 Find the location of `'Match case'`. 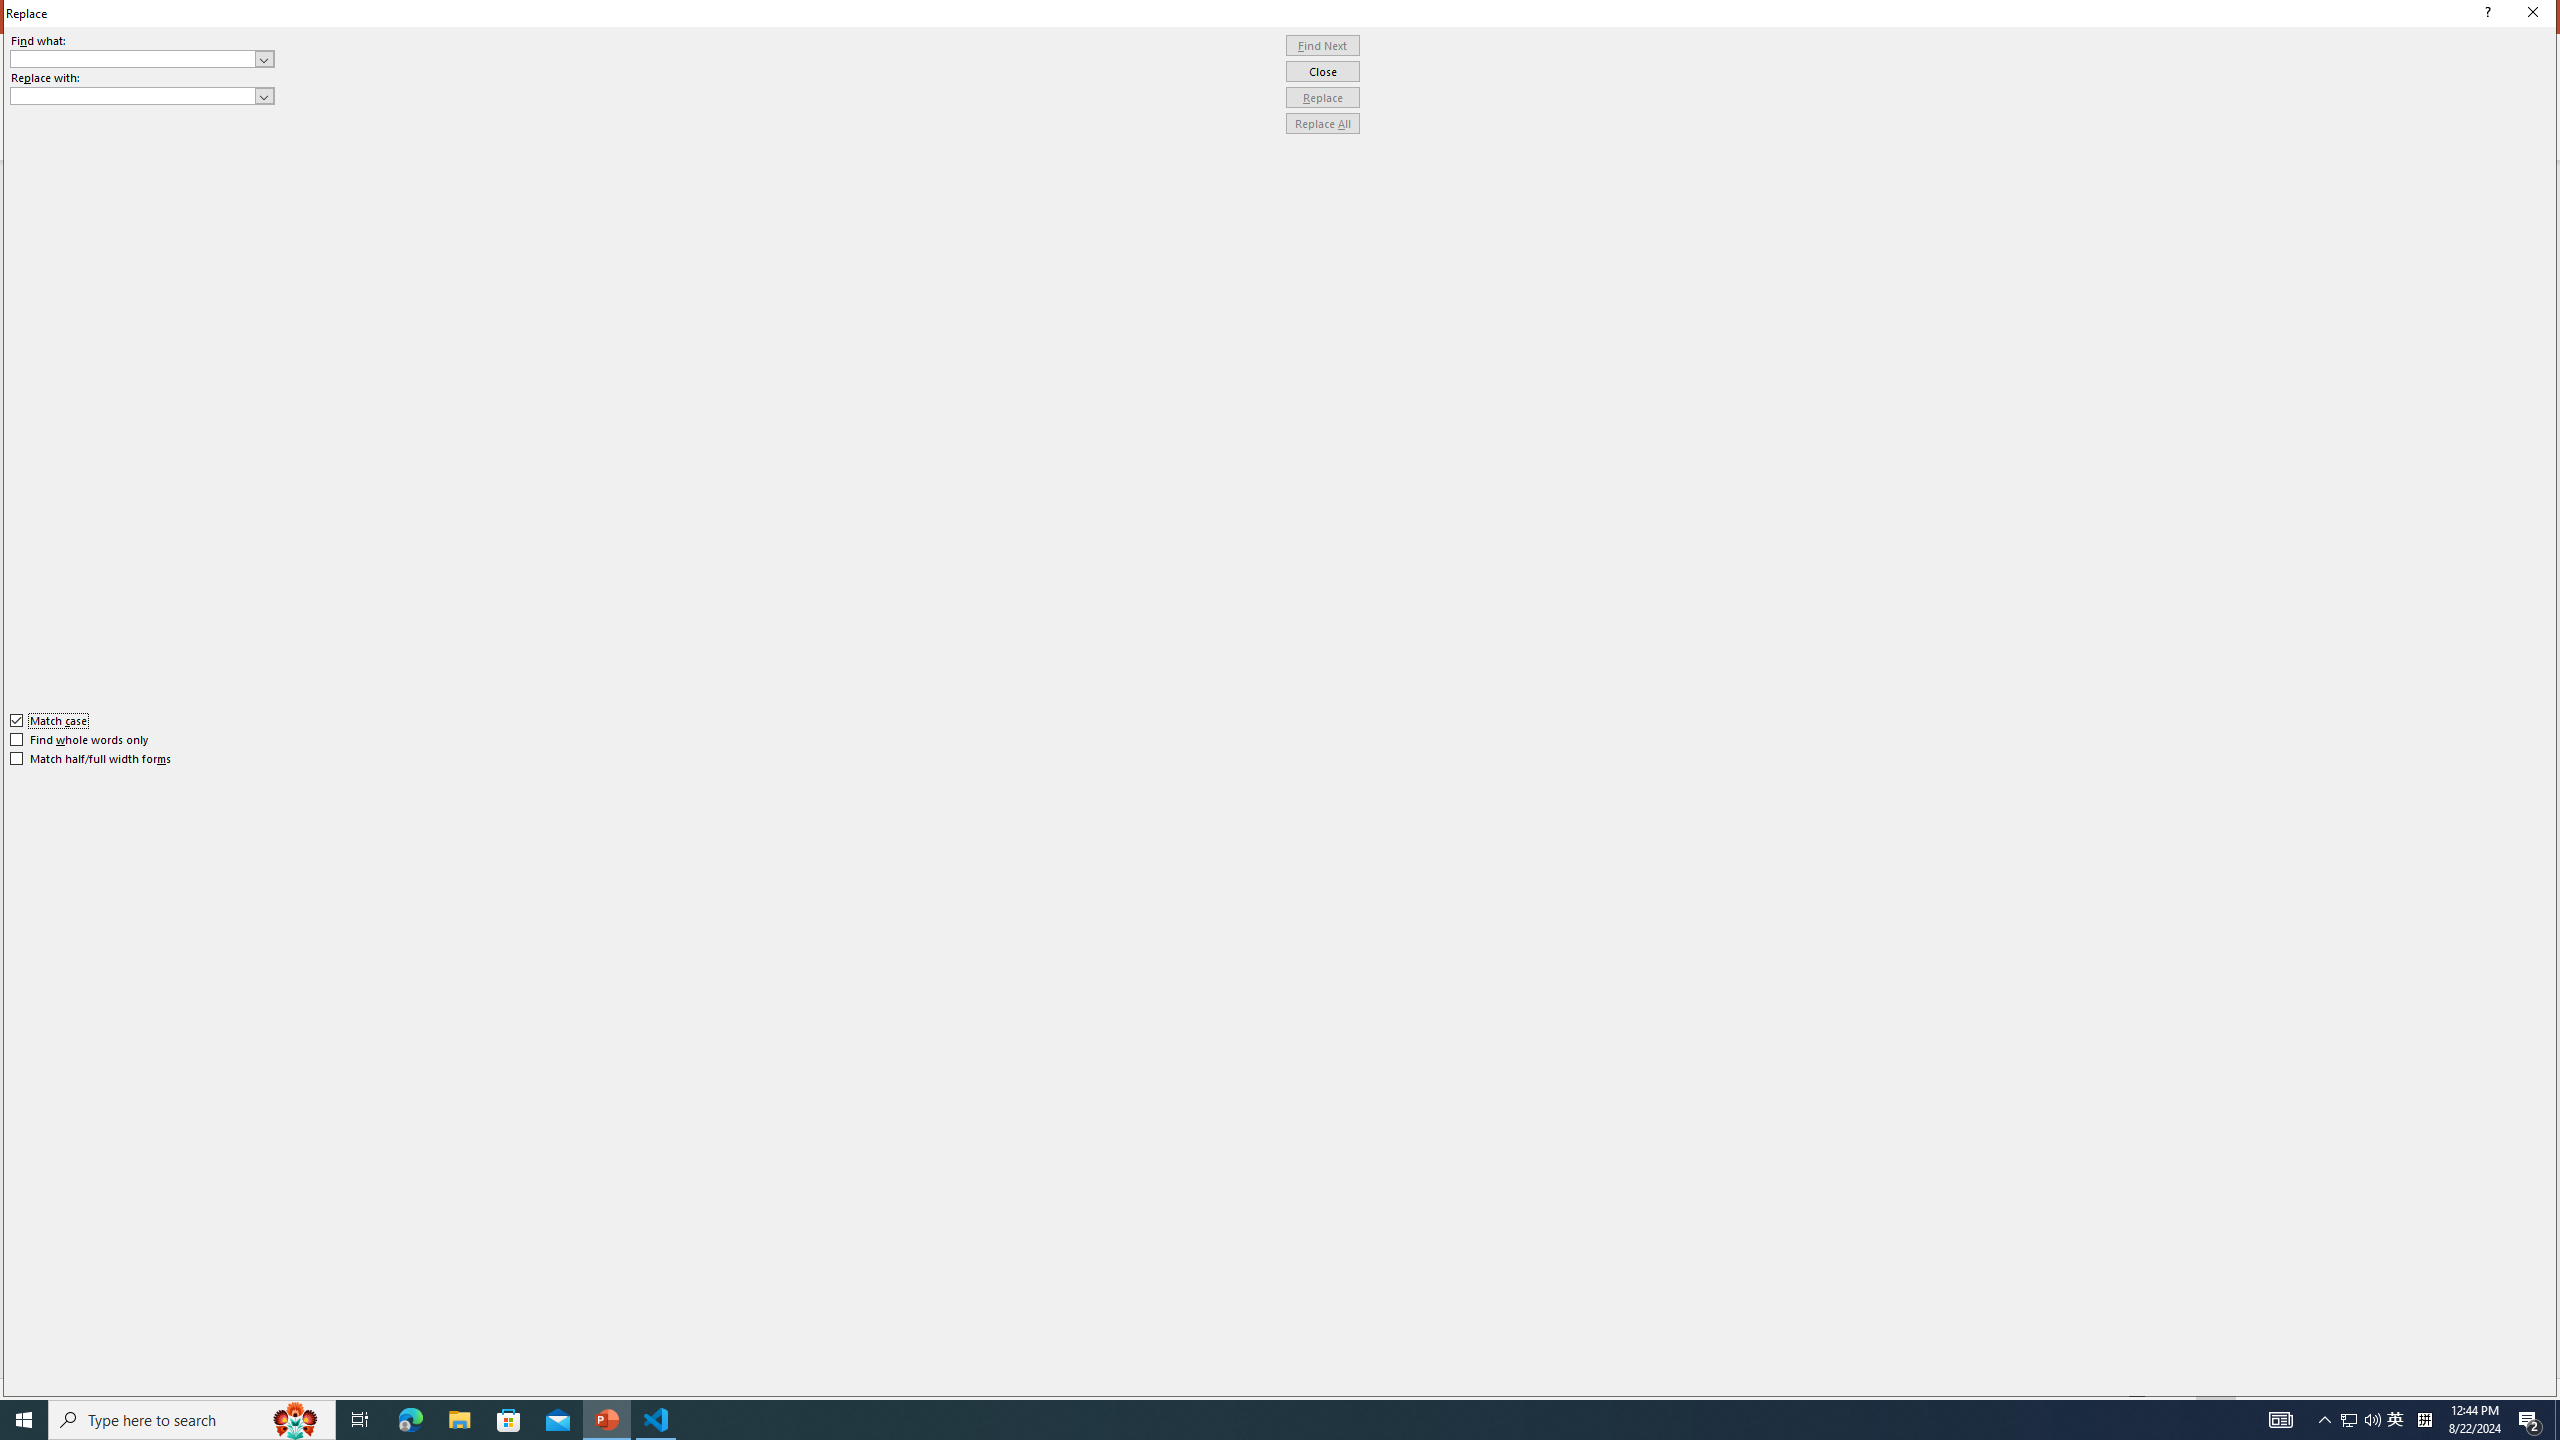

'Match case' is located at coordinates (48, 720).